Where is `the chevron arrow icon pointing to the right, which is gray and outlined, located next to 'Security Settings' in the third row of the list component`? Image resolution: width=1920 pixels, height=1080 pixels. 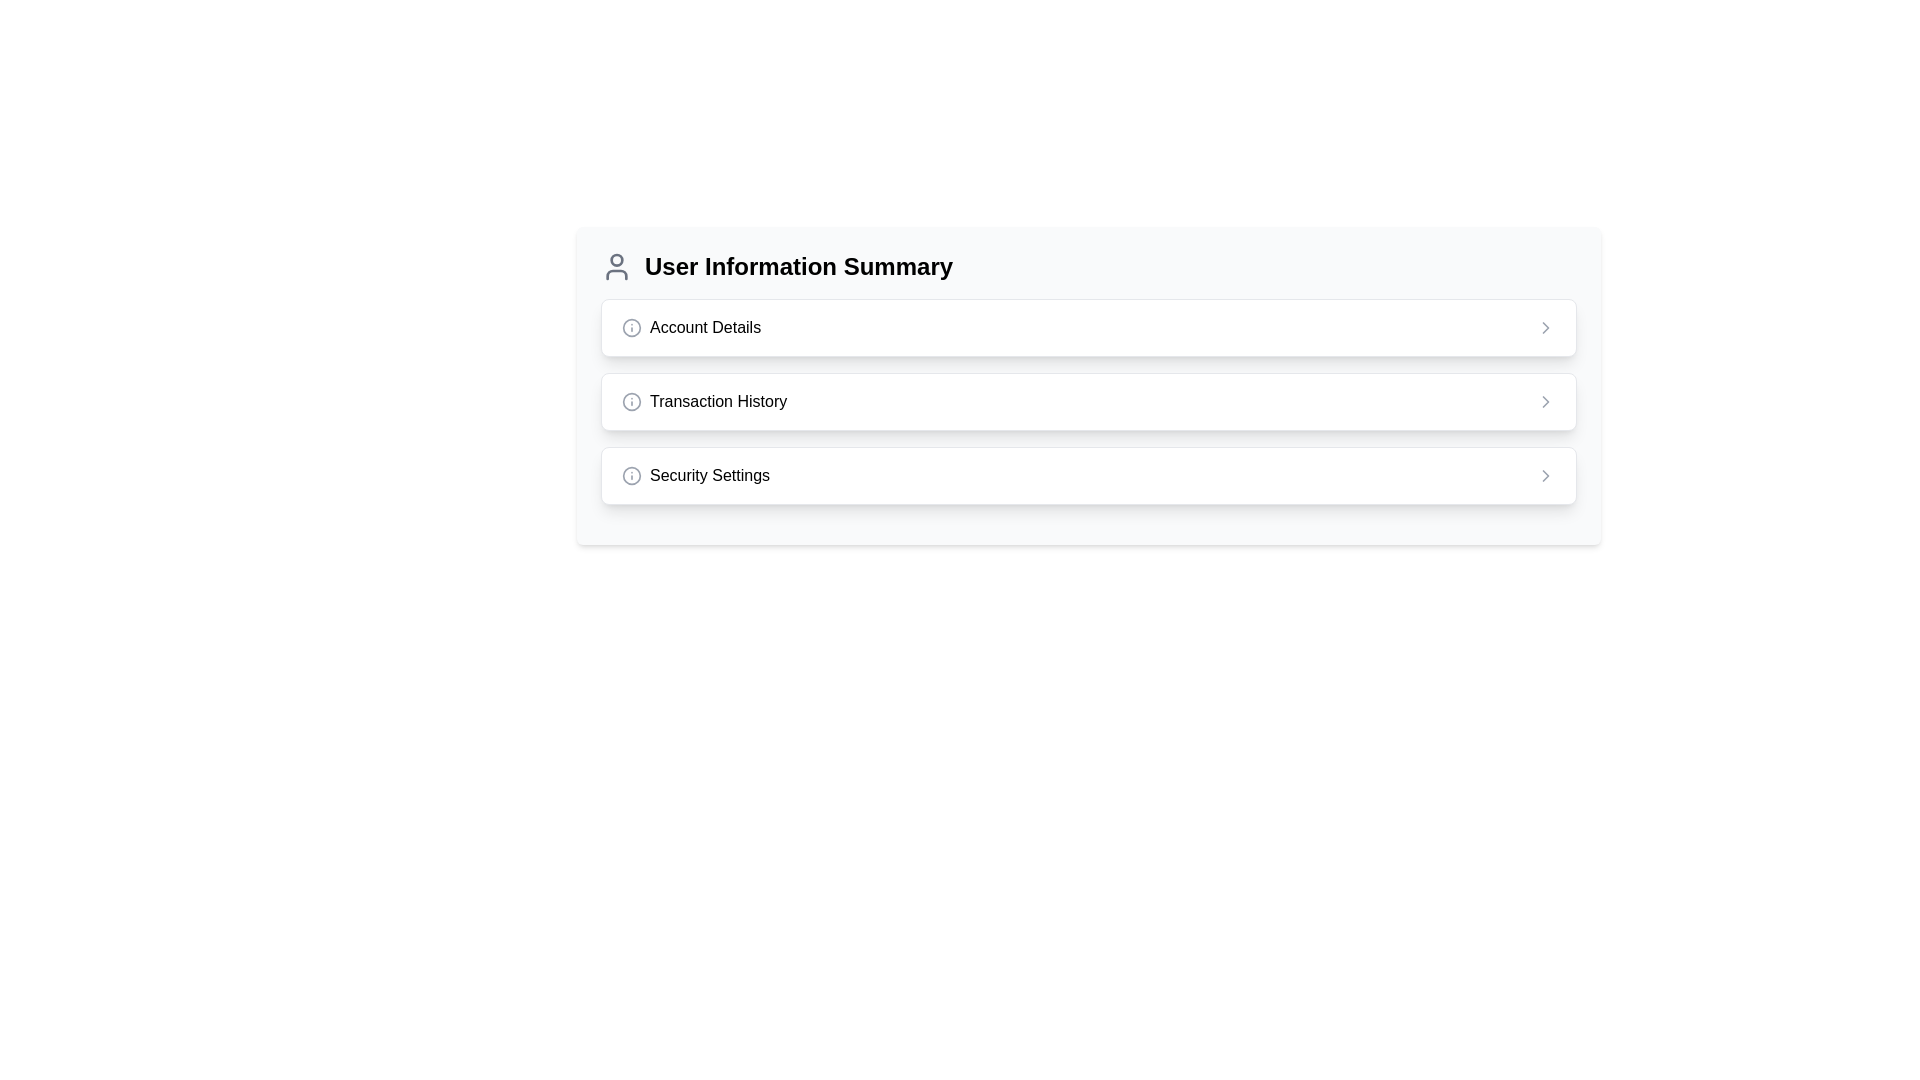
the chevron arrow icon pointing to the right, which is gray and outlined, located next to 'Security Settings' in the third row of the list component is located at coordinates (1544, 475).